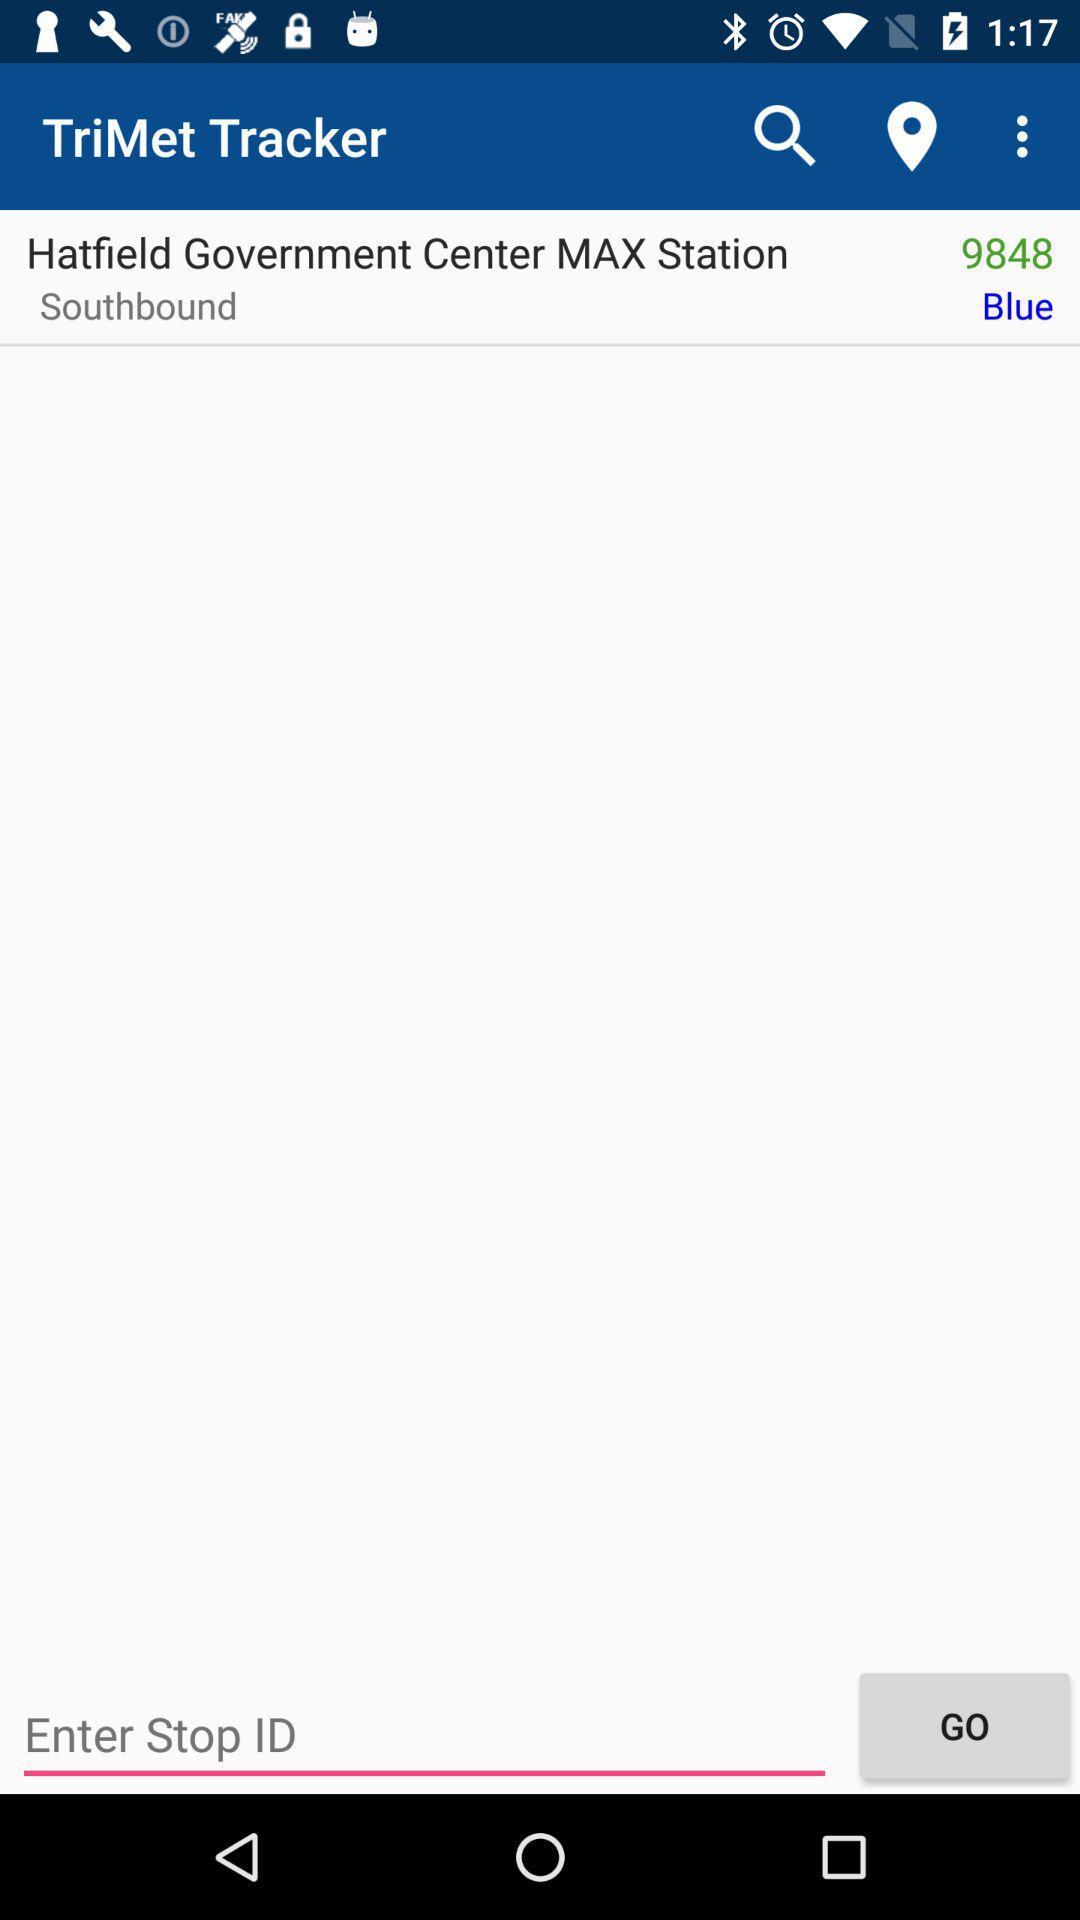  I want to click on item next to trimet tracker, so click(785, 135).